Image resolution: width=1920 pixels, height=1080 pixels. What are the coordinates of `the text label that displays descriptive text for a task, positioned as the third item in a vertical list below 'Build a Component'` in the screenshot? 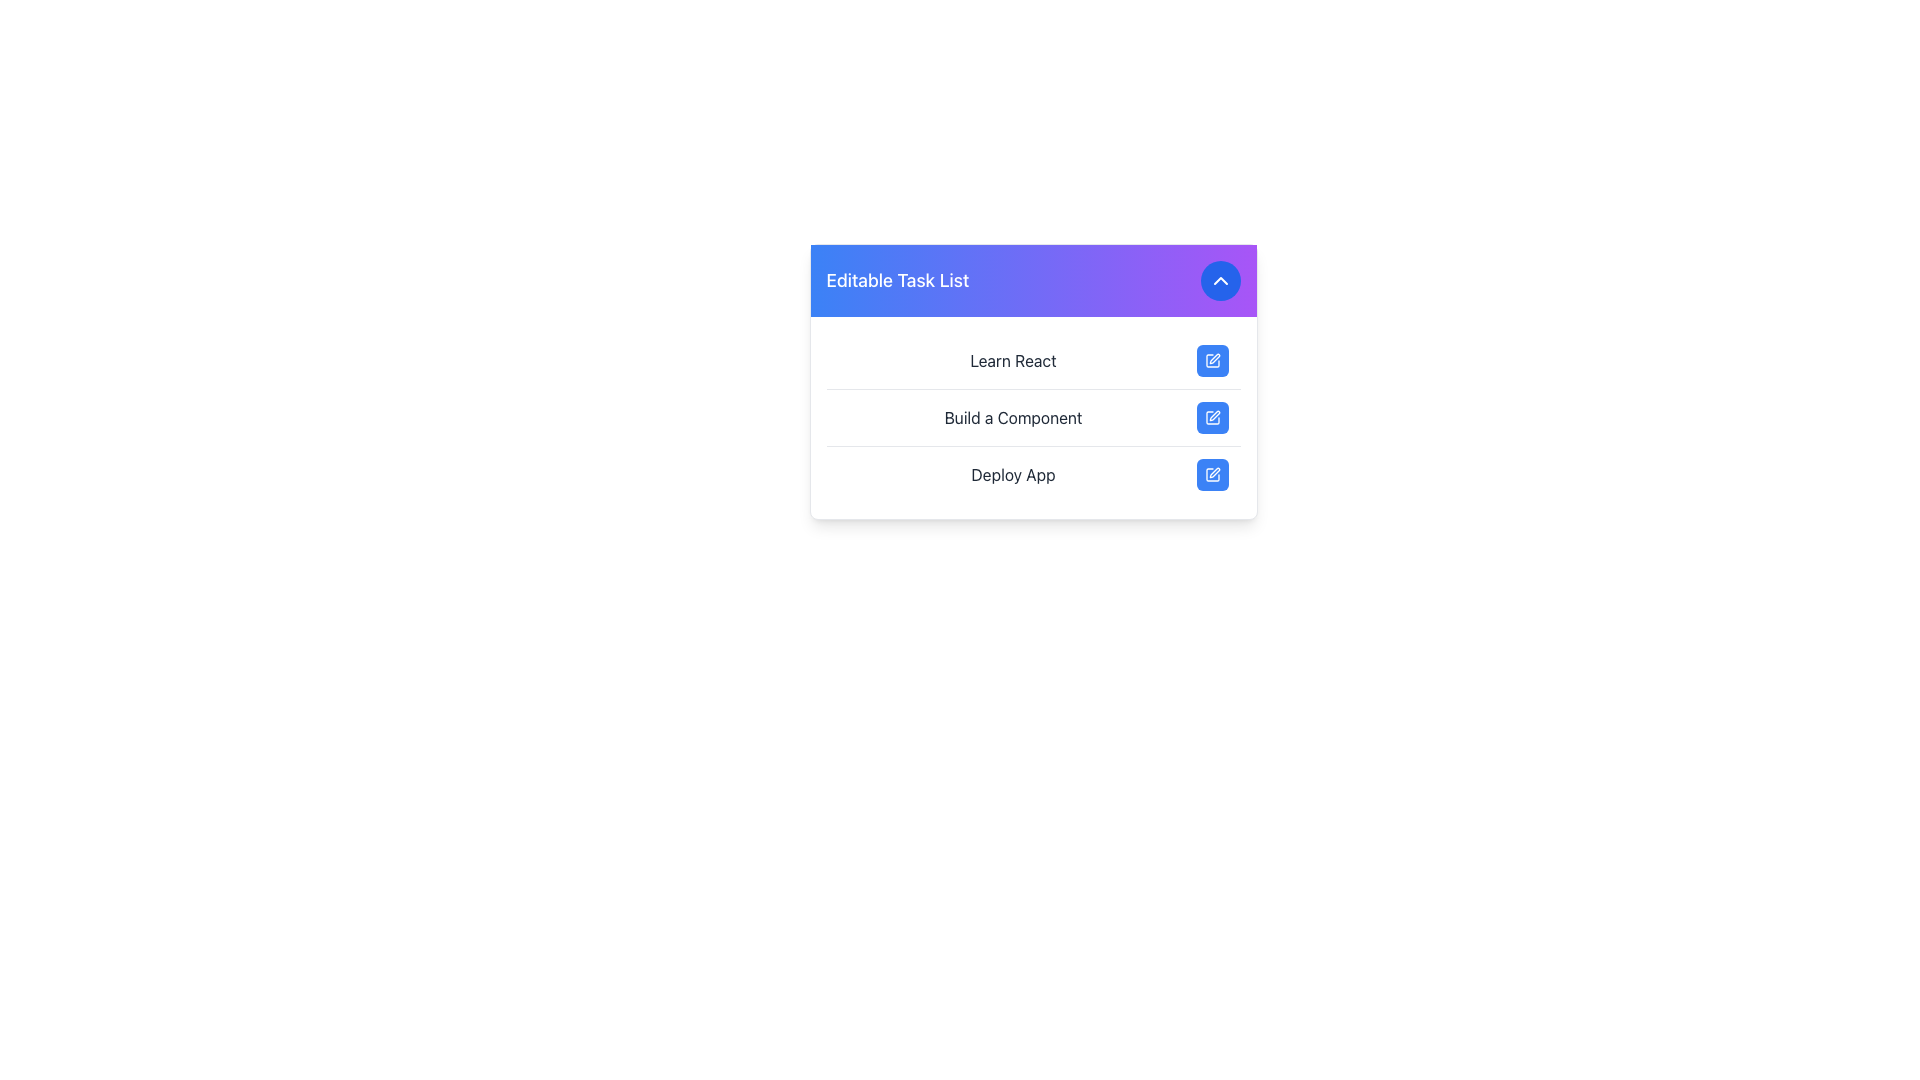 It's located at (1013, 474).